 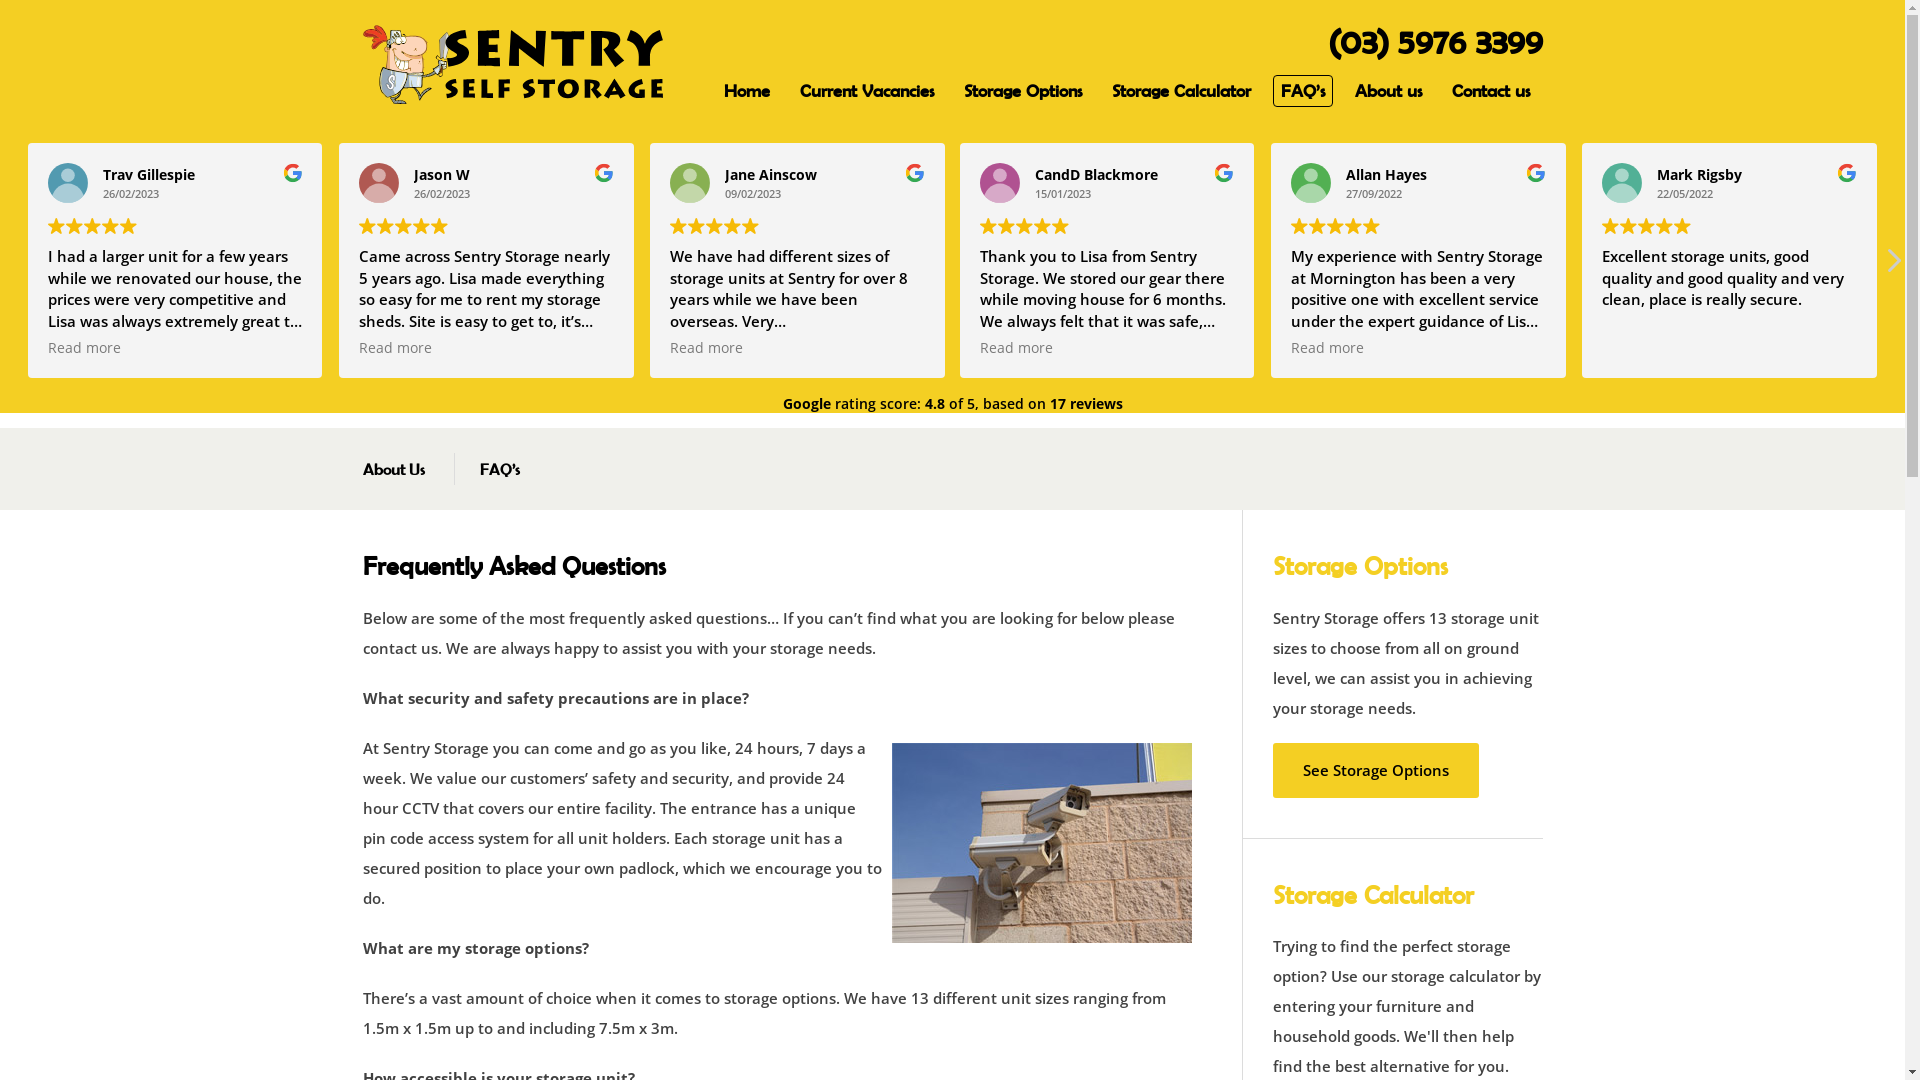 What do you see at coordinates (746, 91) in the screenshot?
I see `'Home'` at bounding box center [746, 91].